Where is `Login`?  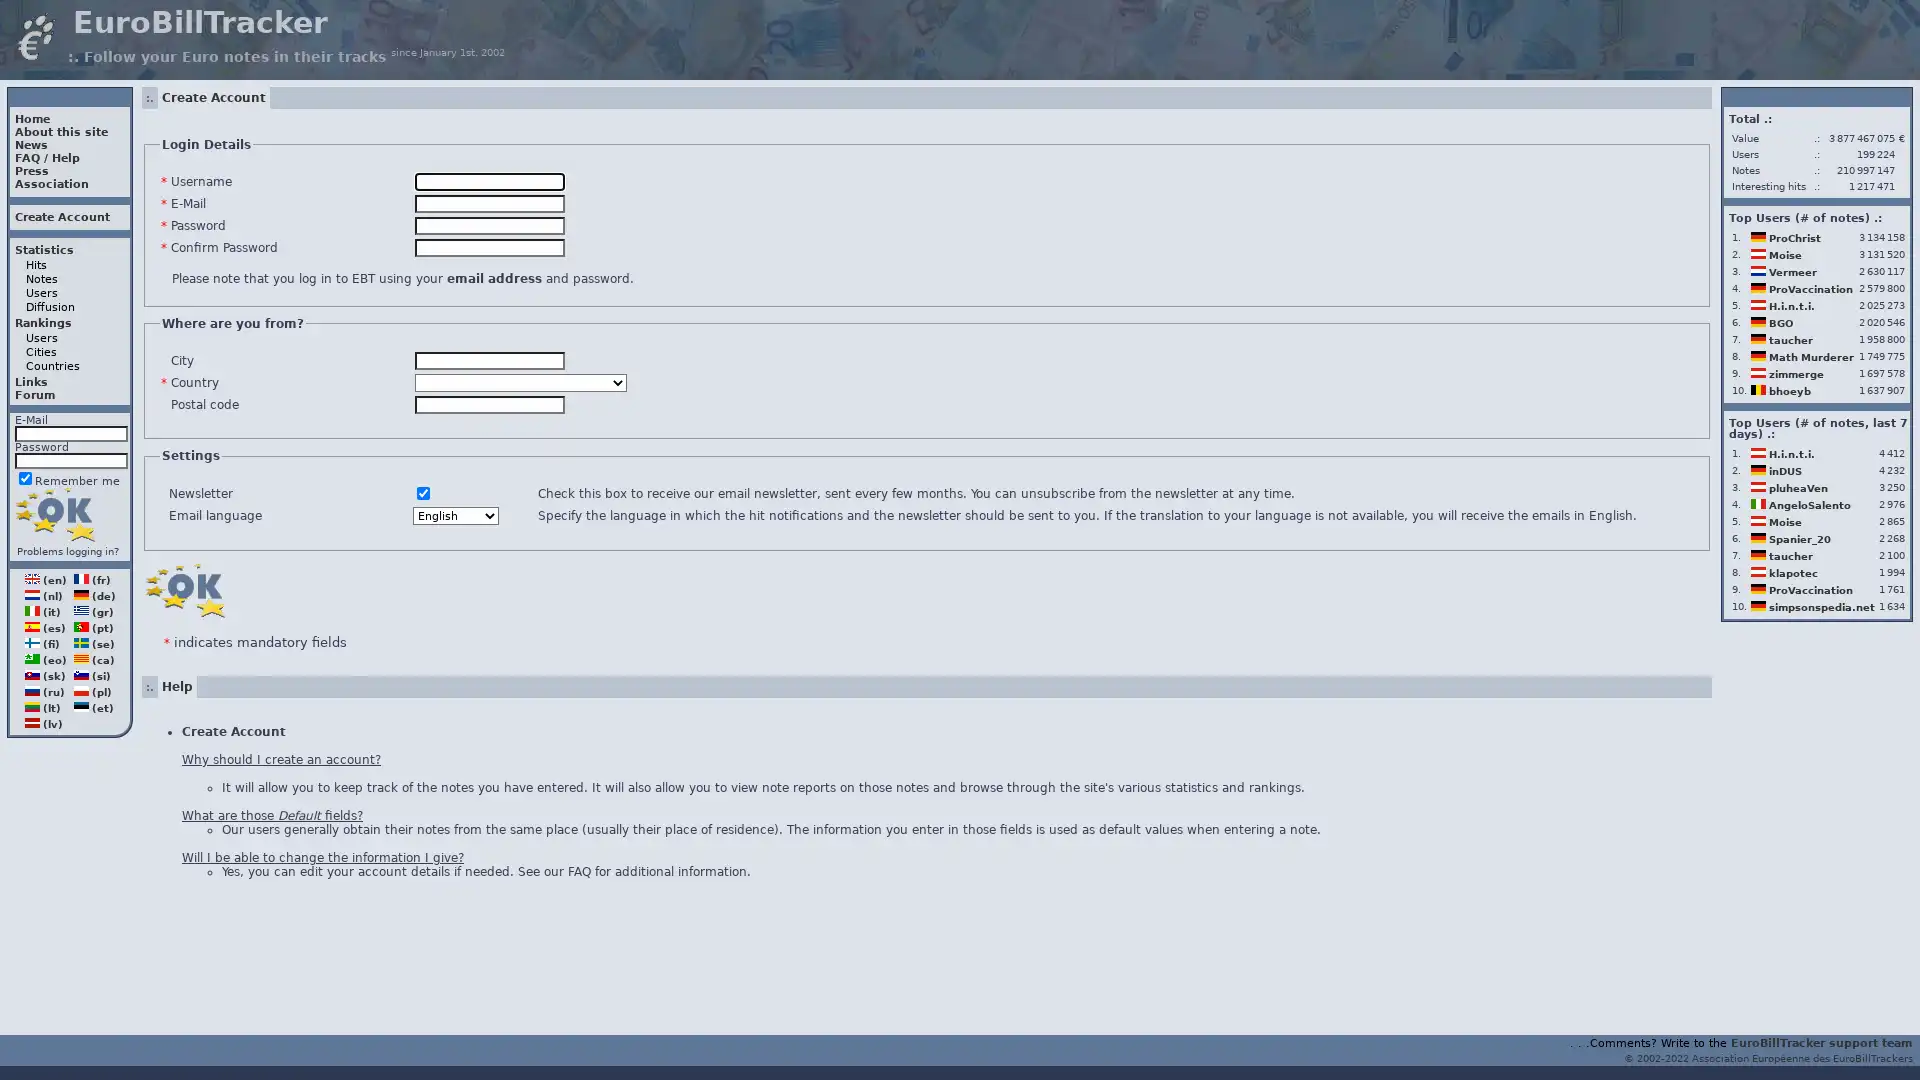
Login is located at coordinates (54, 514).